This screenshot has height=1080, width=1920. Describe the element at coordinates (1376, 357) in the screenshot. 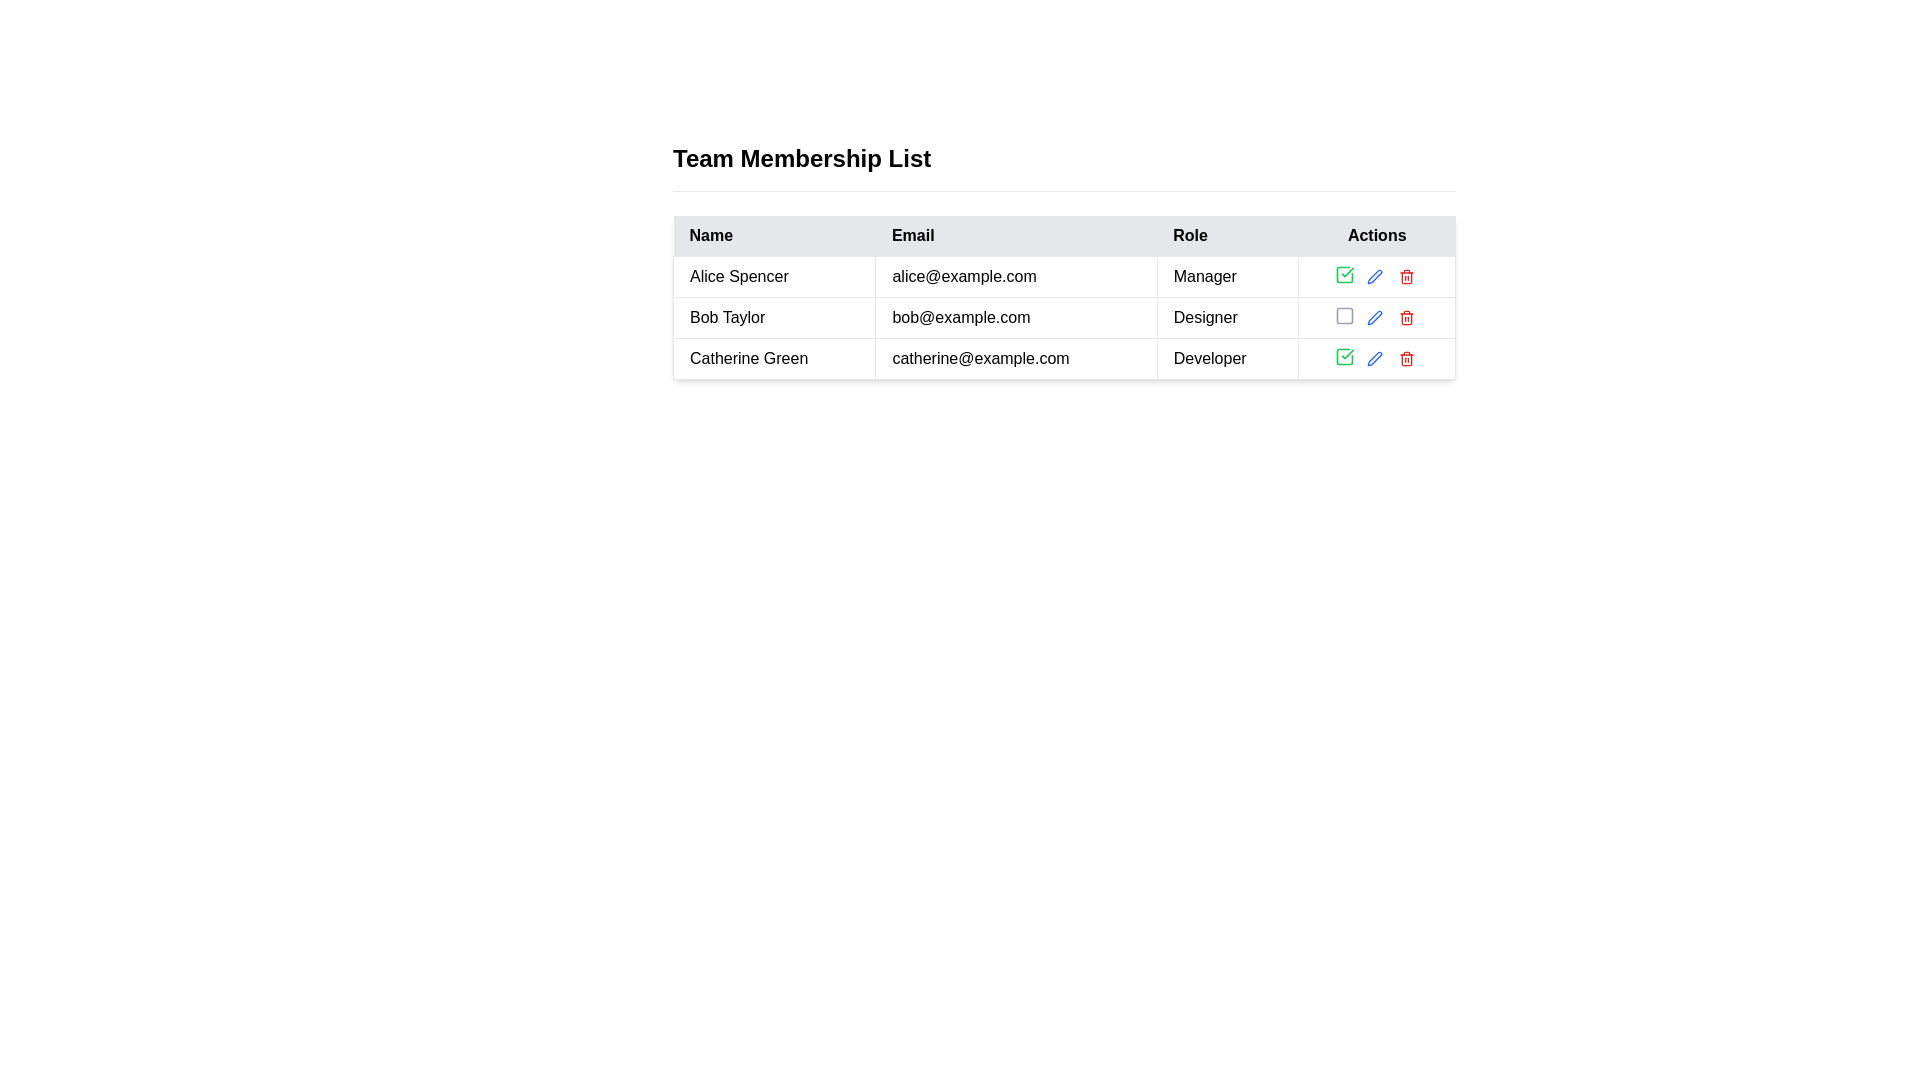

I see `the checkmark icon button in the 'Actions' column to mark the task of 'Catherine Green - Developer' as completed or approved` at that location.